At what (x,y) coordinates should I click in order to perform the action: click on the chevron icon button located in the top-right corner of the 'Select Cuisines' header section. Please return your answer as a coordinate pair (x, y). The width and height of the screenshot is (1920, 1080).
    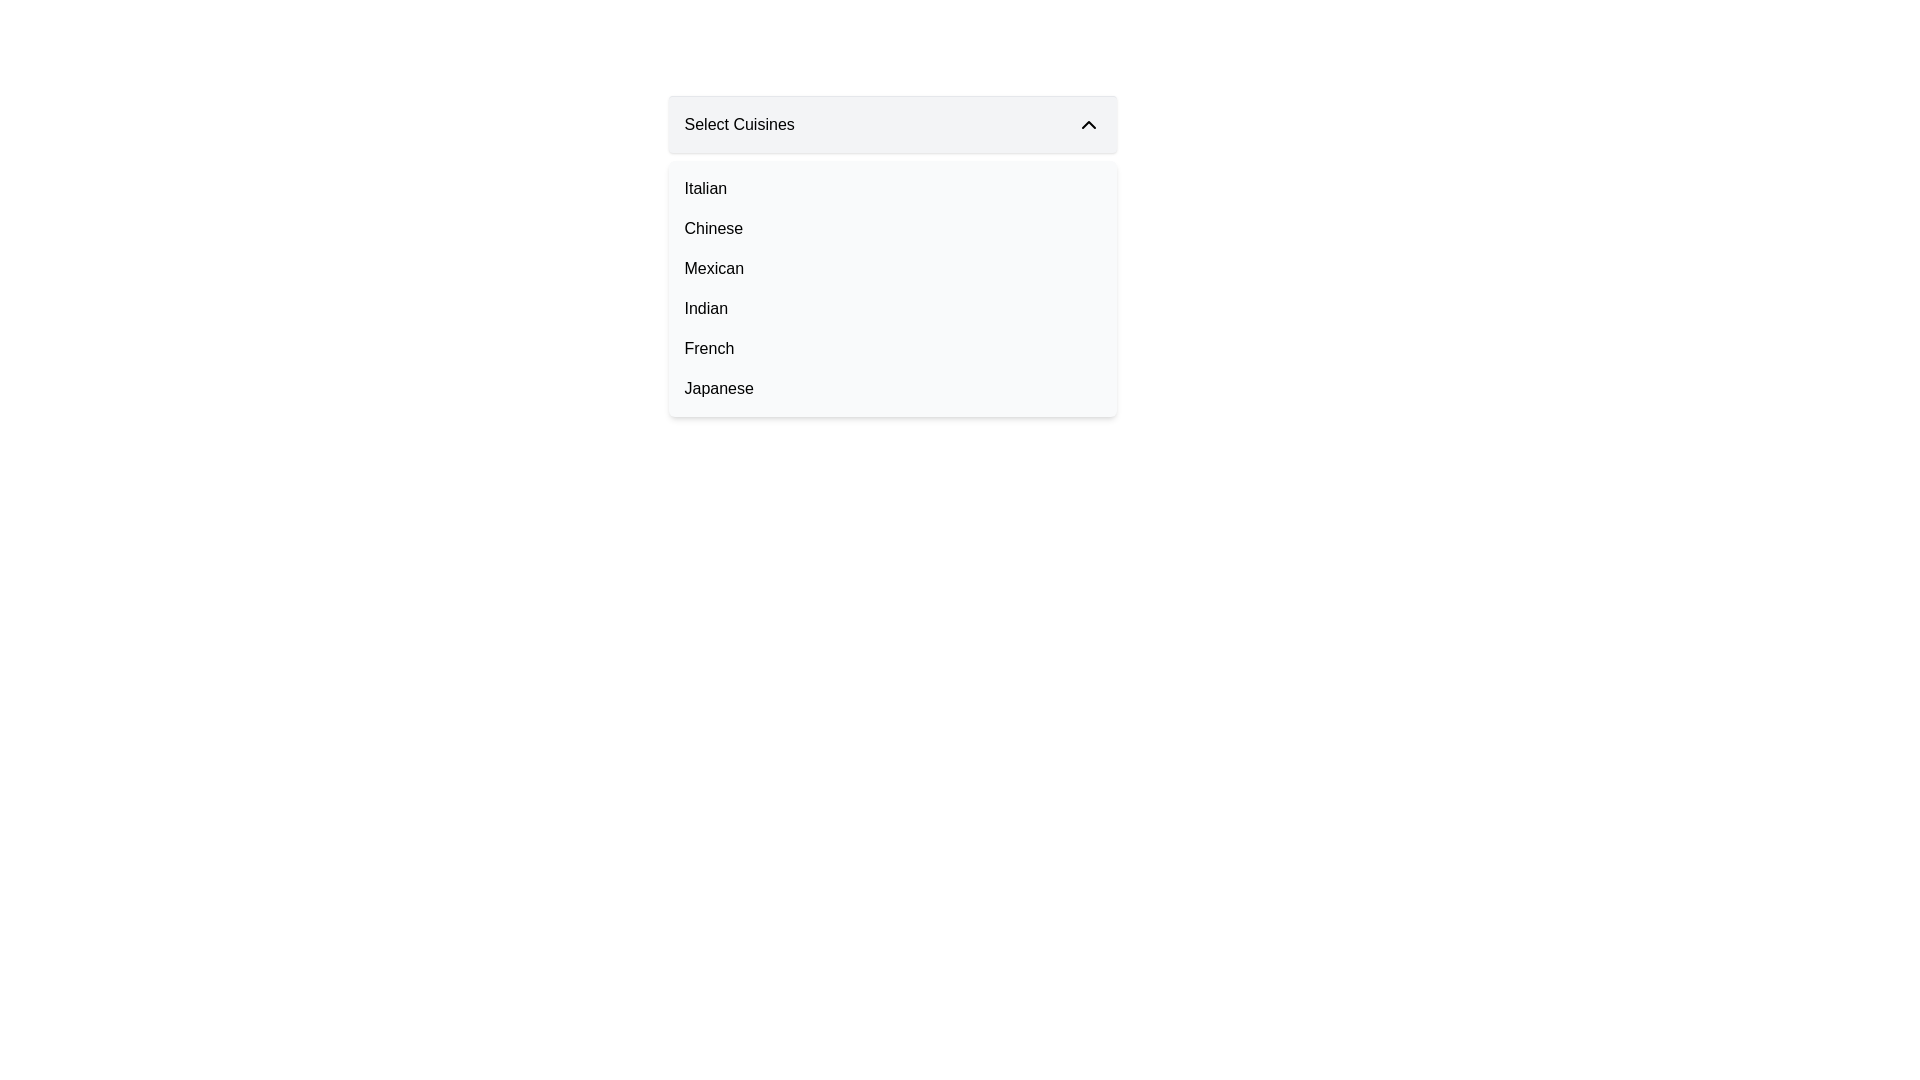
    Looking at the image, I should click on (1087, 124).